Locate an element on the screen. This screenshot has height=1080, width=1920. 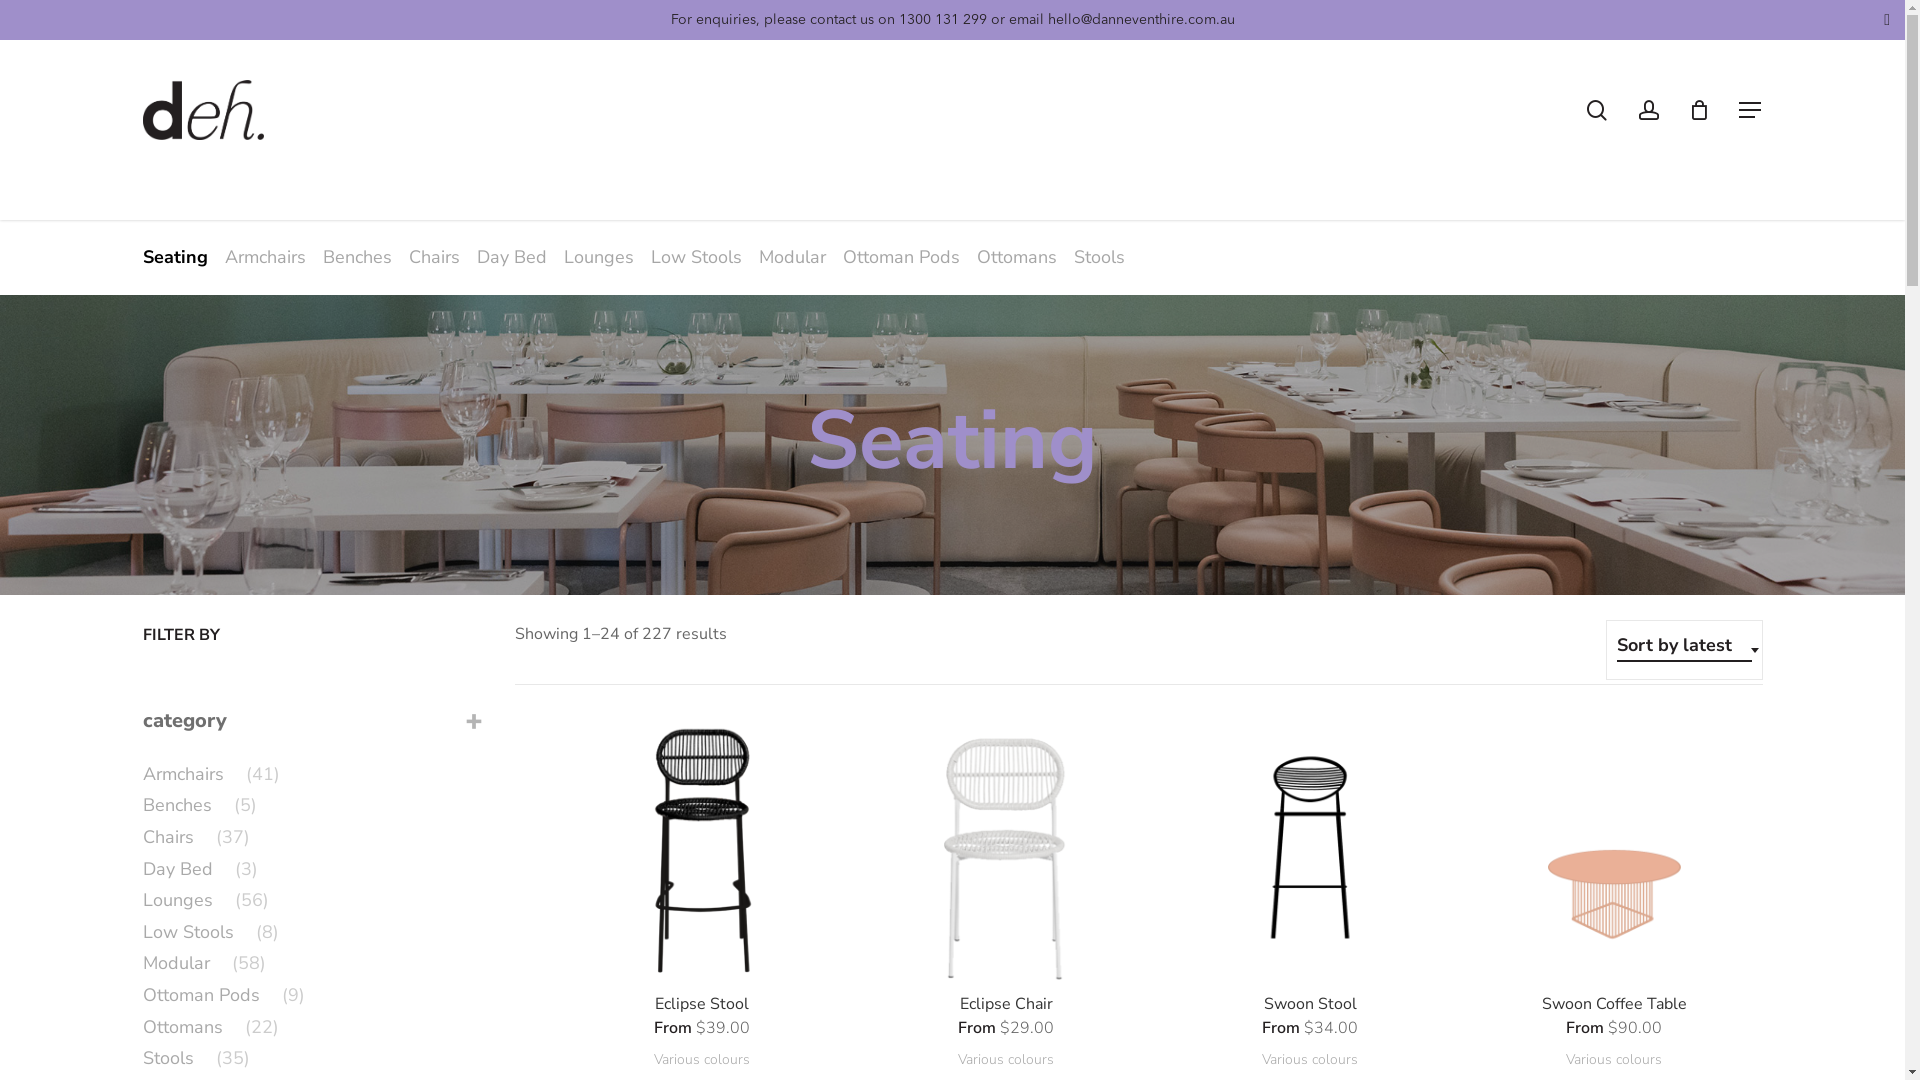
'Benches' is located at coordinates (359, 256).